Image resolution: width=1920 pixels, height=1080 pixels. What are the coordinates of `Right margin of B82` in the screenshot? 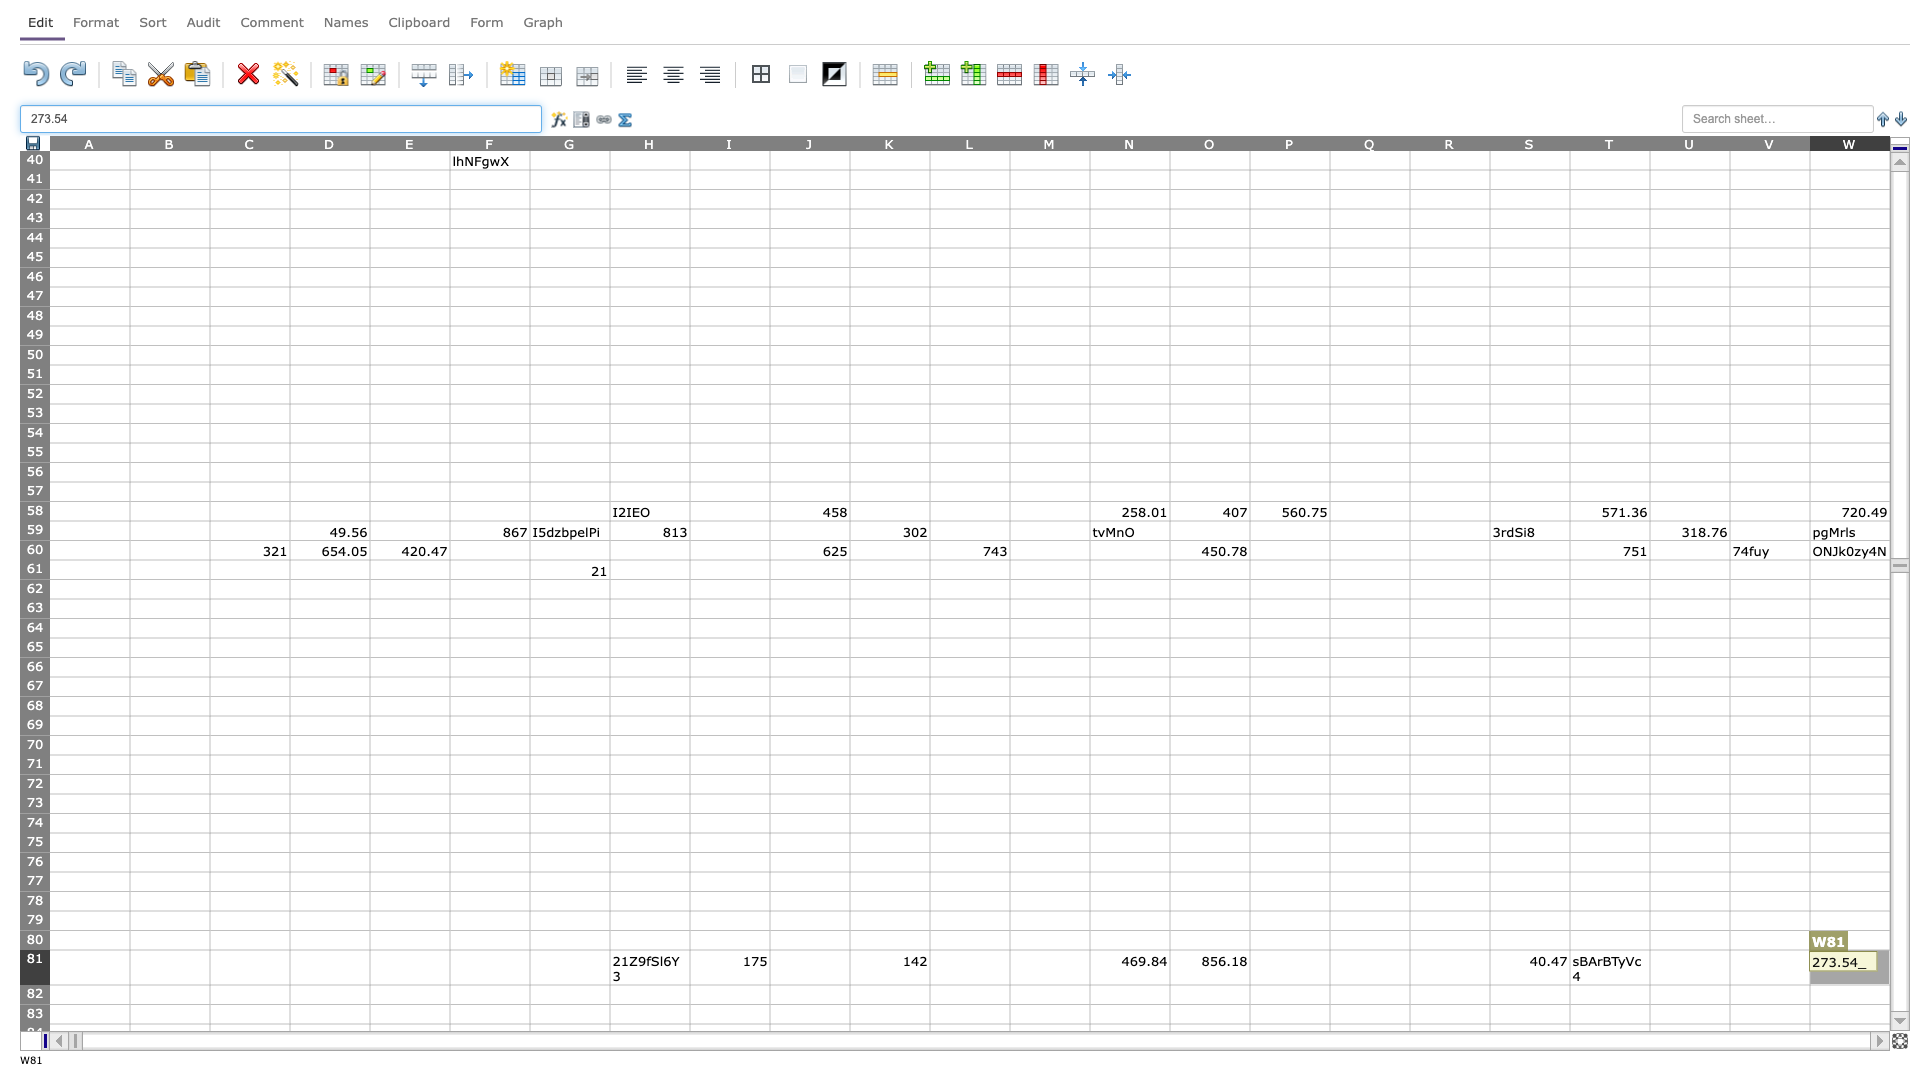 It's located at (210, 994).